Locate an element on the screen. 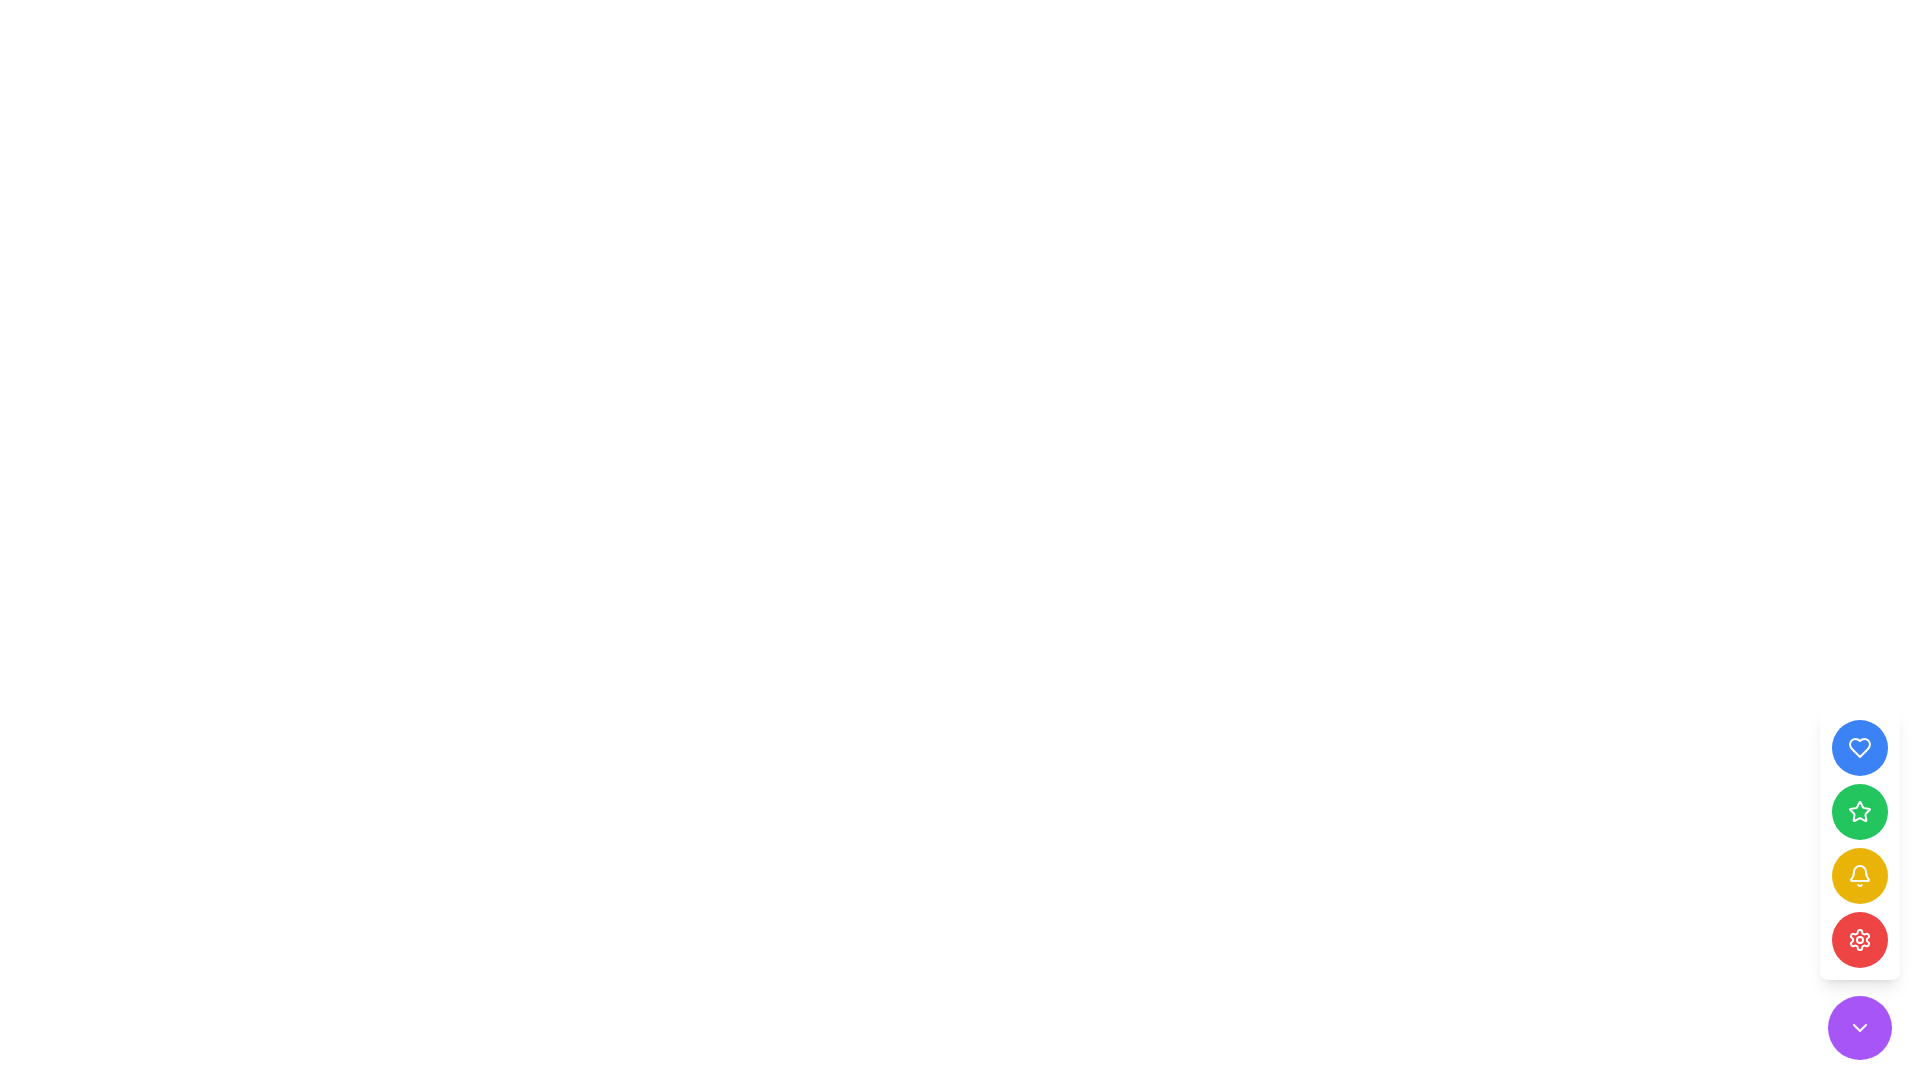 This screenshot has height=1080, width=1920. the heart-shaped icon button located at the top of the vertical icon stack on the right-hand side of the interface, which features a white outline against a blue circular background is located at coordinates (1859, 748).